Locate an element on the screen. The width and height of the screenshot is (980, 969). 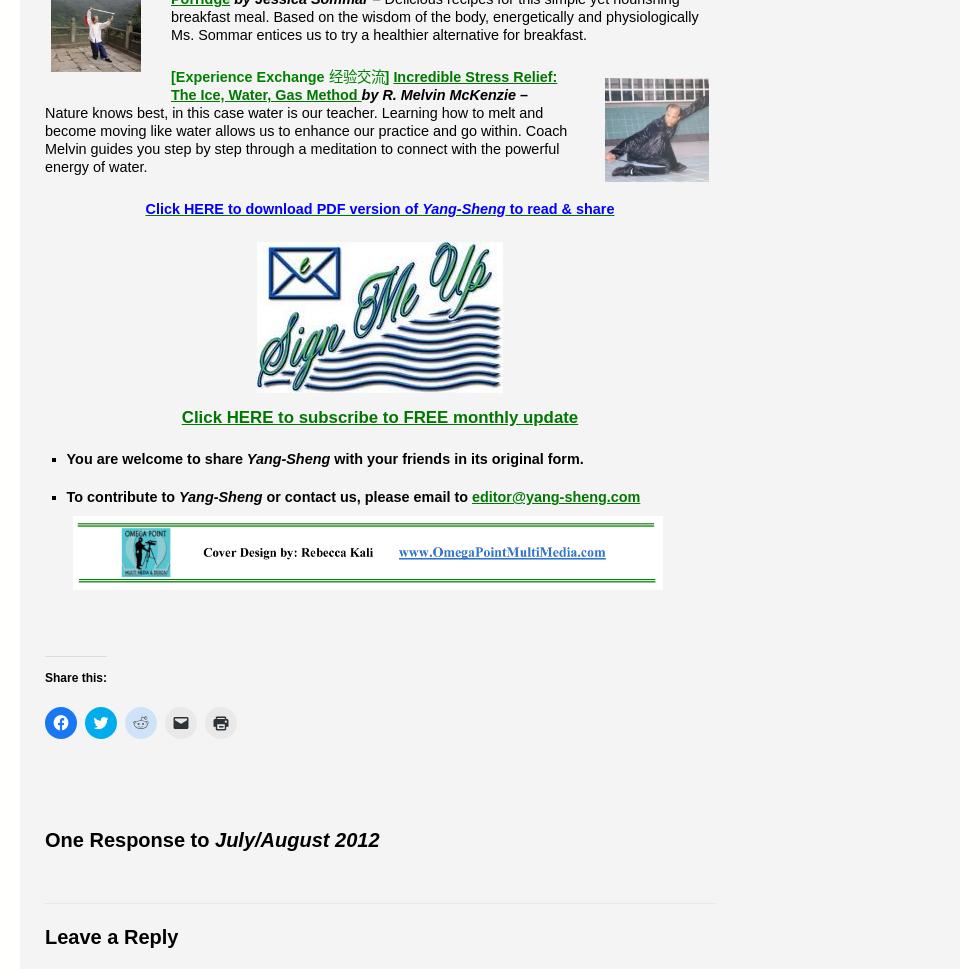
'July/August 2012' is located at coordinates (297, 839).